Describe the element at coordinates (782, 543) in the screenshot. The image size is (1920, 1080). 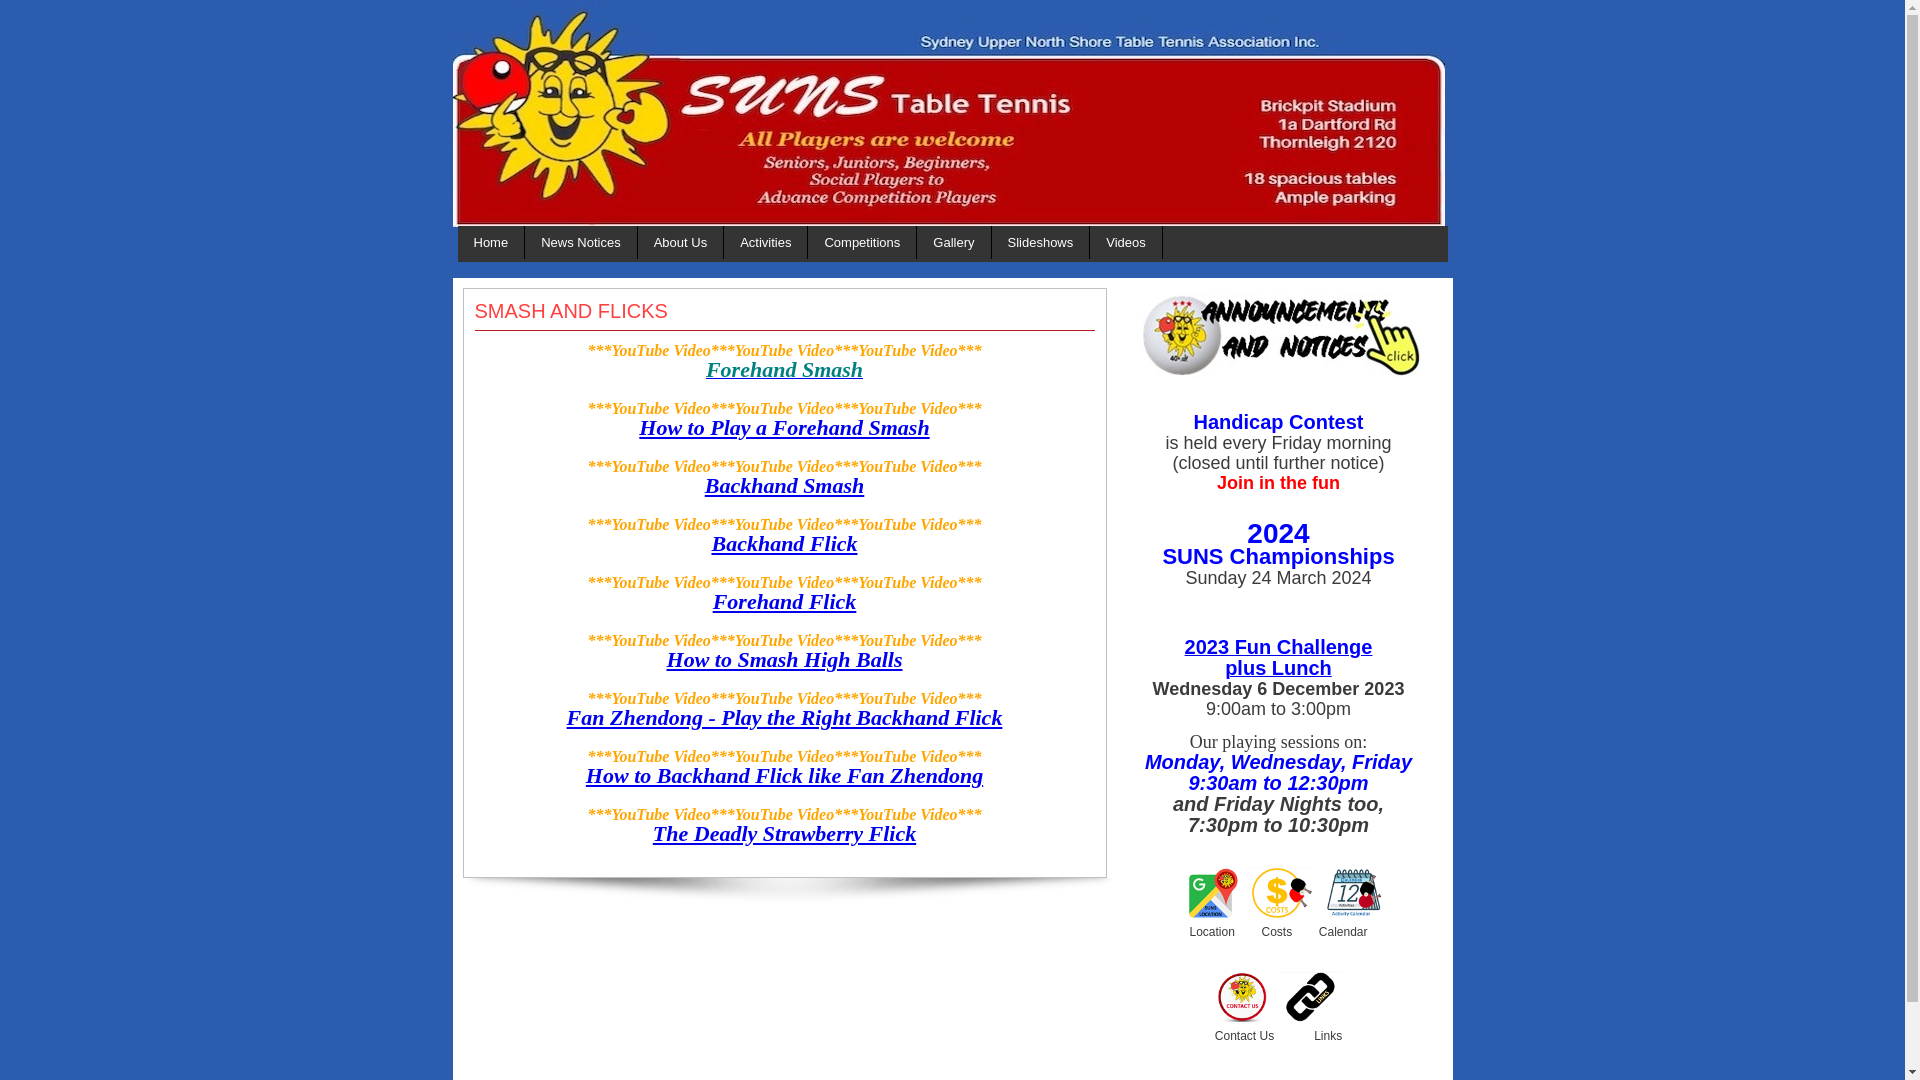
I see `'Backhand Flick'` at that location.